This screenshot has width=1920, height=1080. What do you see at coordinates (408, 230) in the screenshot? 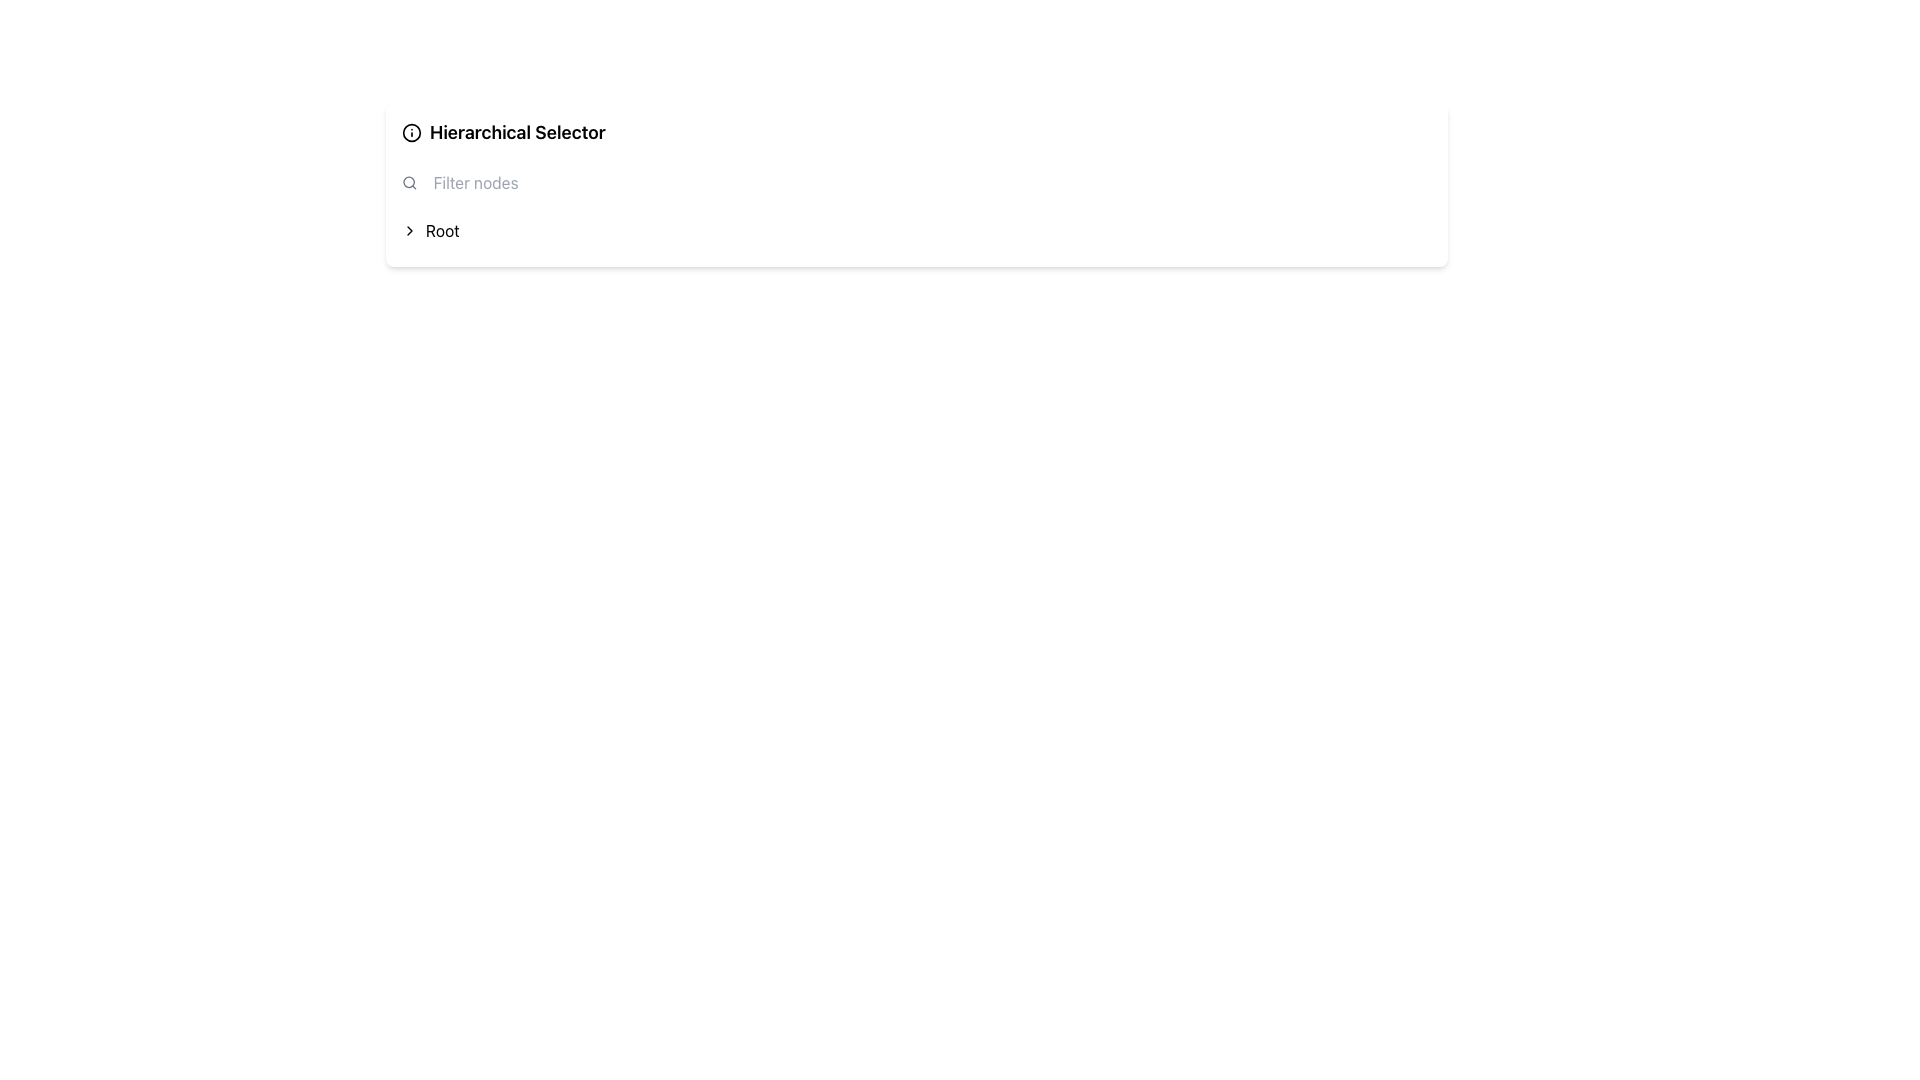
I see `the right-facing chevron icon styled as an SVG graphic, located to the left of the 'Root' label in a hierarchical selector interface` at bounding box center [408, 230].